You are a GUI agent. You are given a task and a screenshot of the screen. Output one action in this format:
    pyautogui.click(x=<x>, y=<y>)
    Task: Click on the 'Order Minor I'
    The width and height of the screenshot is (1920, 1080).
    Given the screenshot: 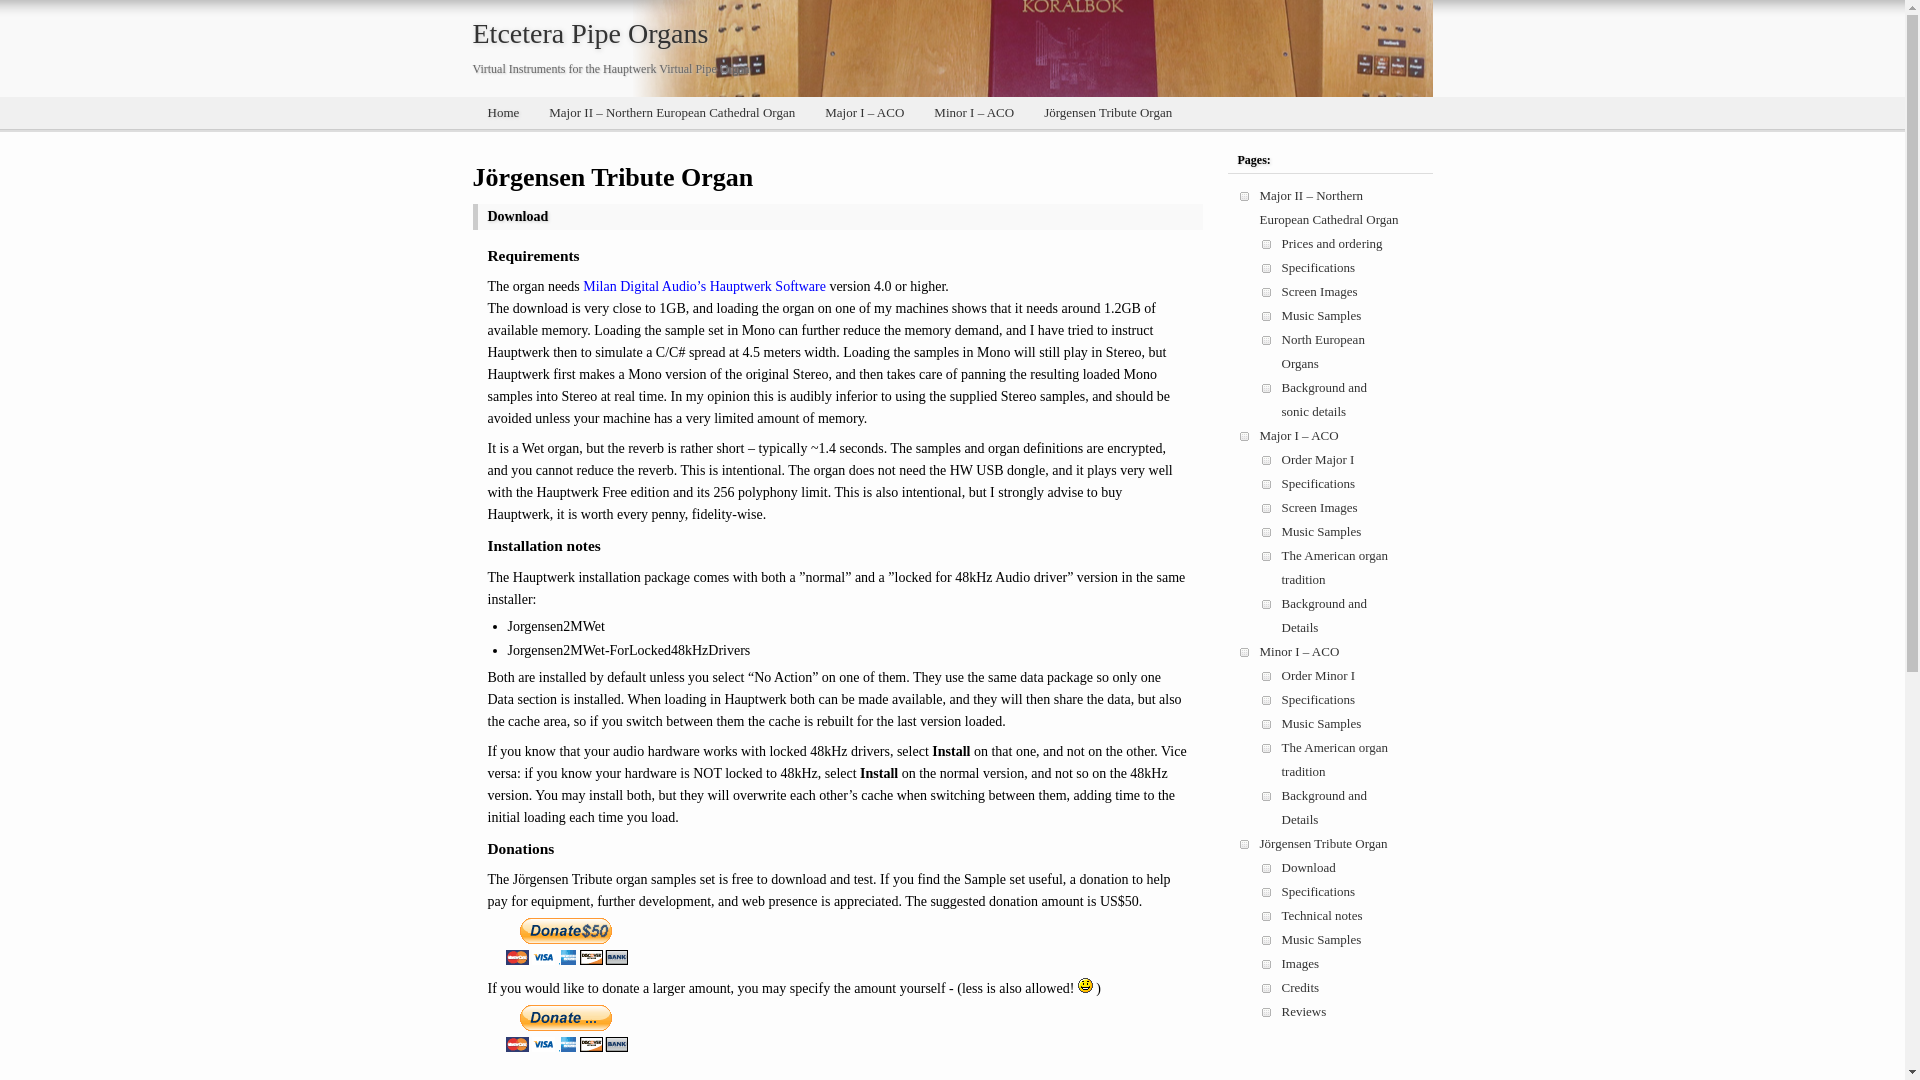 What is the action you would take?
    pyautogui.click(x=1319, y=675)
    